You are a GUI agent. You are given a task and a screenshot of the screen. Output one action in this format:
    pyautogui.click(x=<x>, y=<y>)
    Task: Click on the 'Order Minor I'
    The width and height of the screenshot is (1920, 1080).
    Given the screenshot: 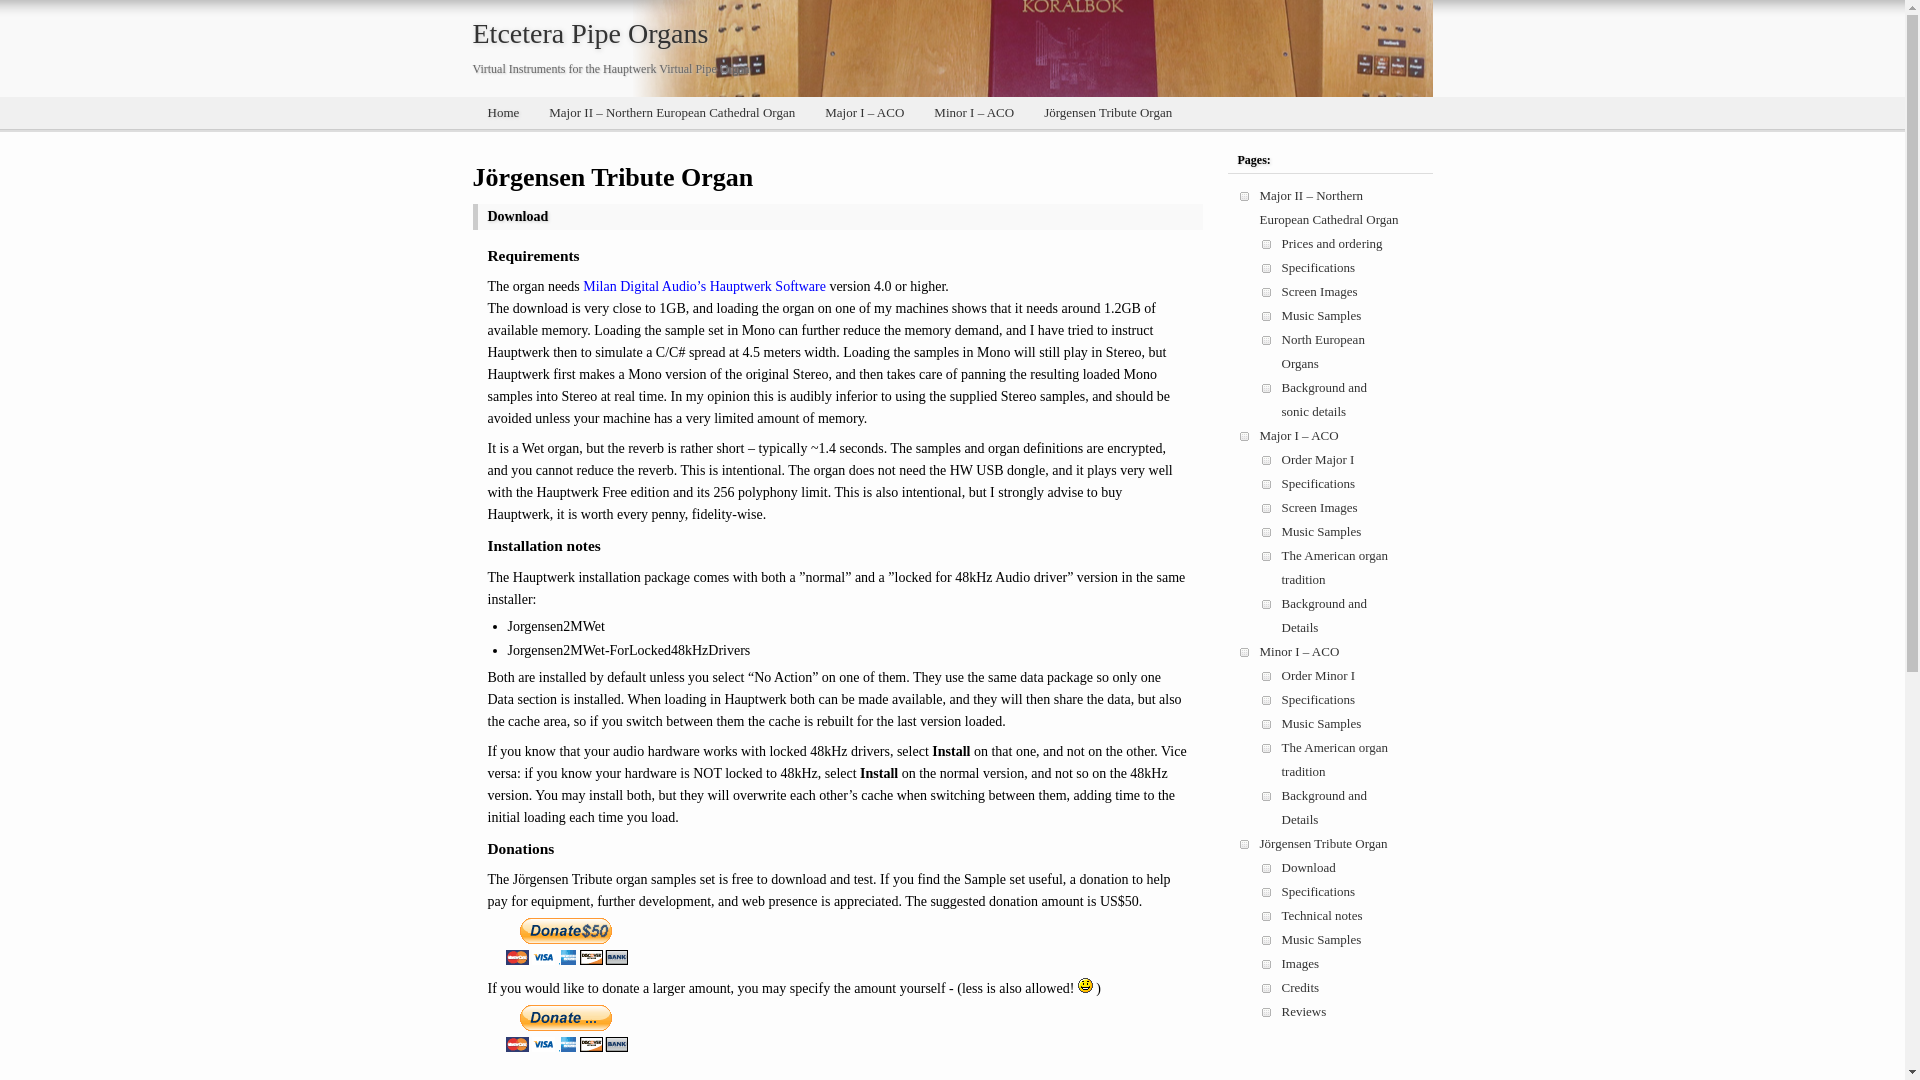 What is the action you would take?
    pyautogui.click(x=1319, y=675)
    